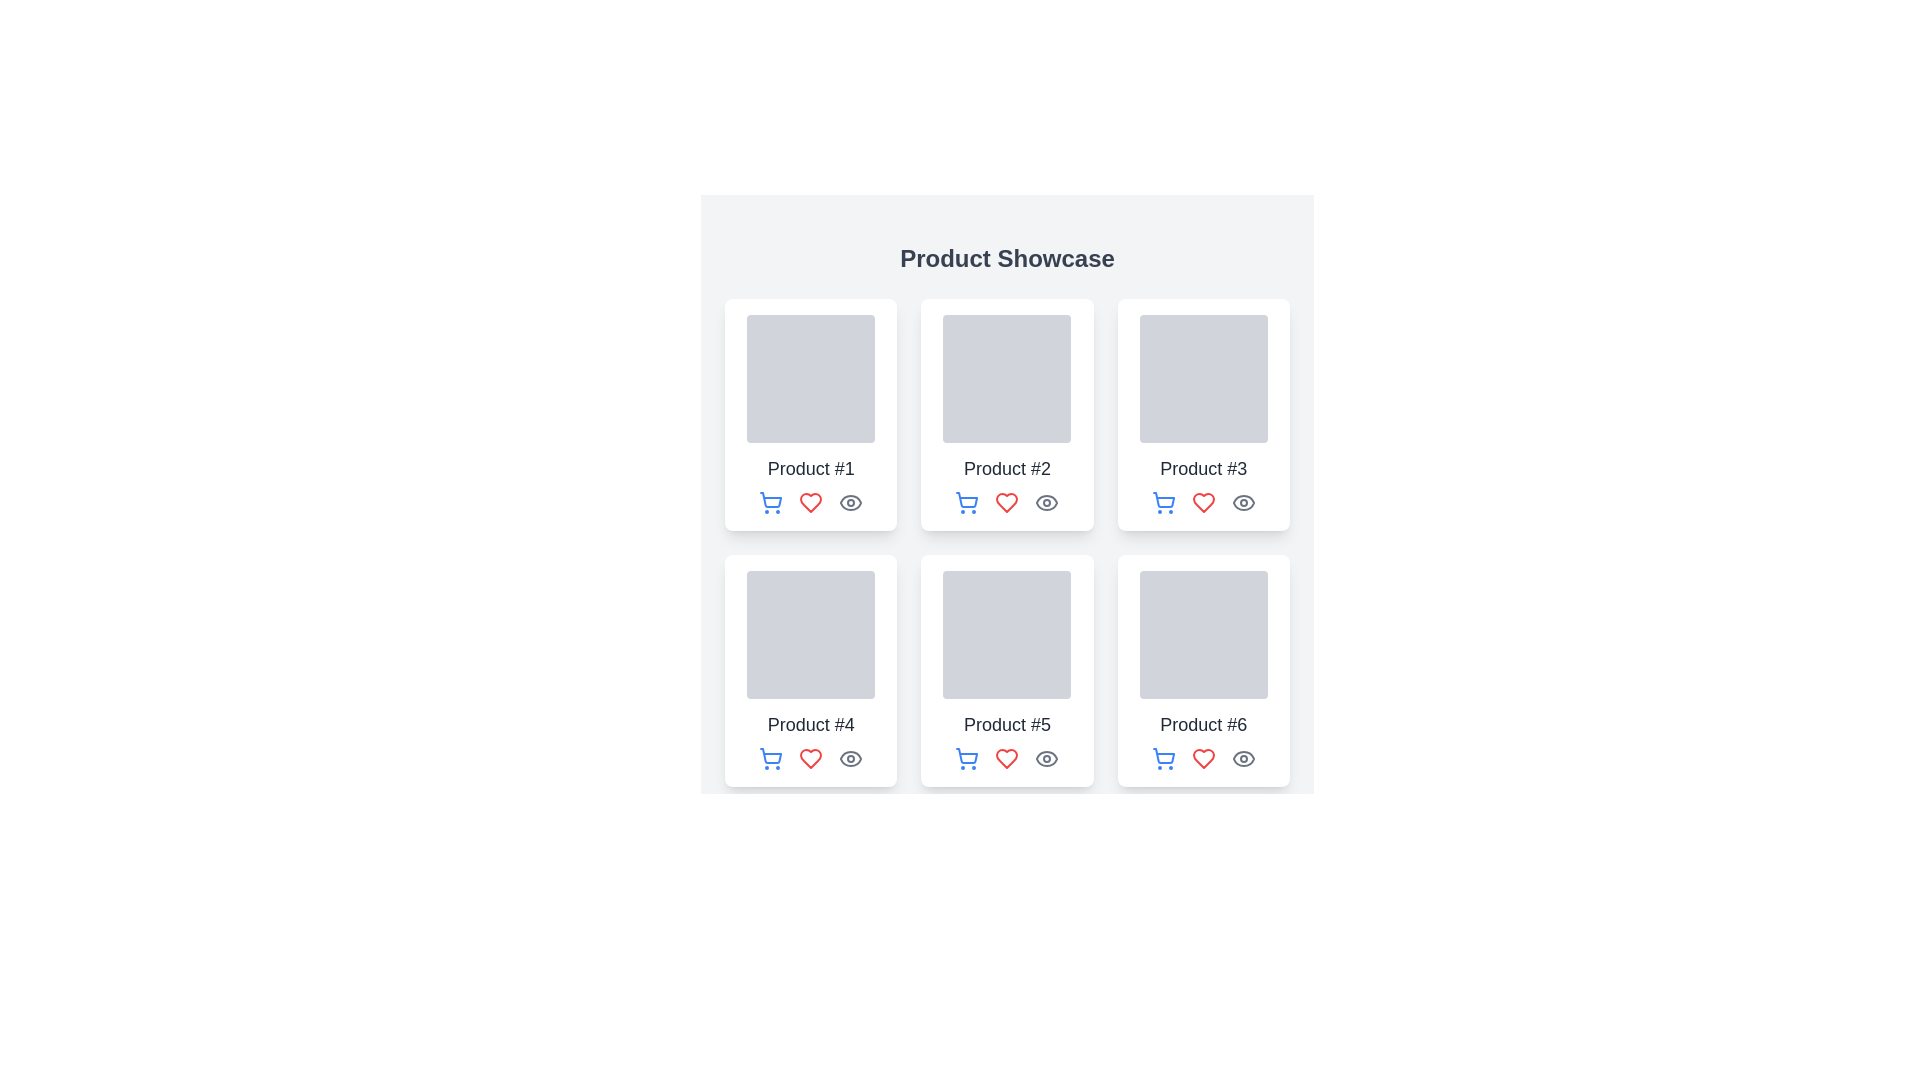 This screenshot has width=1920, height=1080. I want to click on the 'Add to Cart' icon located under 'Product #1', so click(770, 499).